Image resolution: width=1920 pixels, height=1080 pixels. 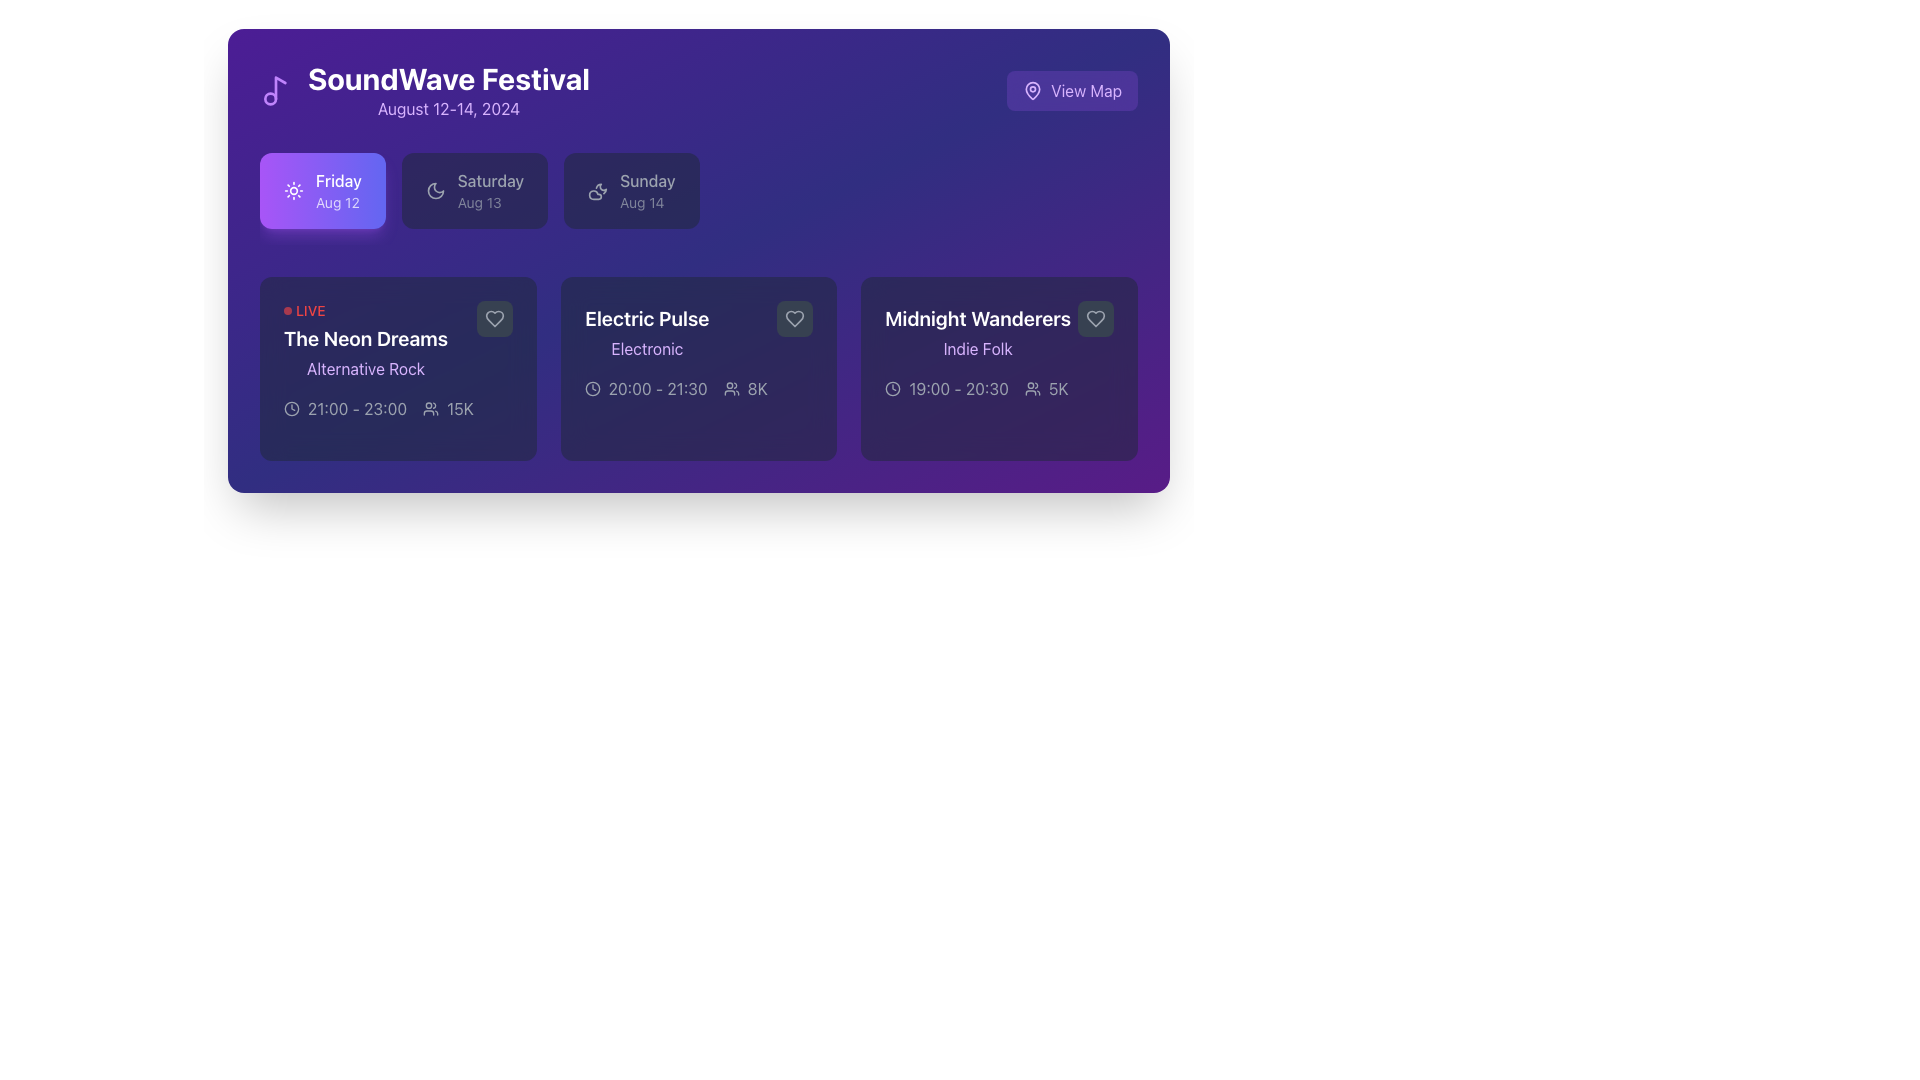 I want to click on the musical note icon outlined in purple, which is located to the left of the 'SoundWave Festival' text at the top-left corner of the header section, so click(x=274, y=91).